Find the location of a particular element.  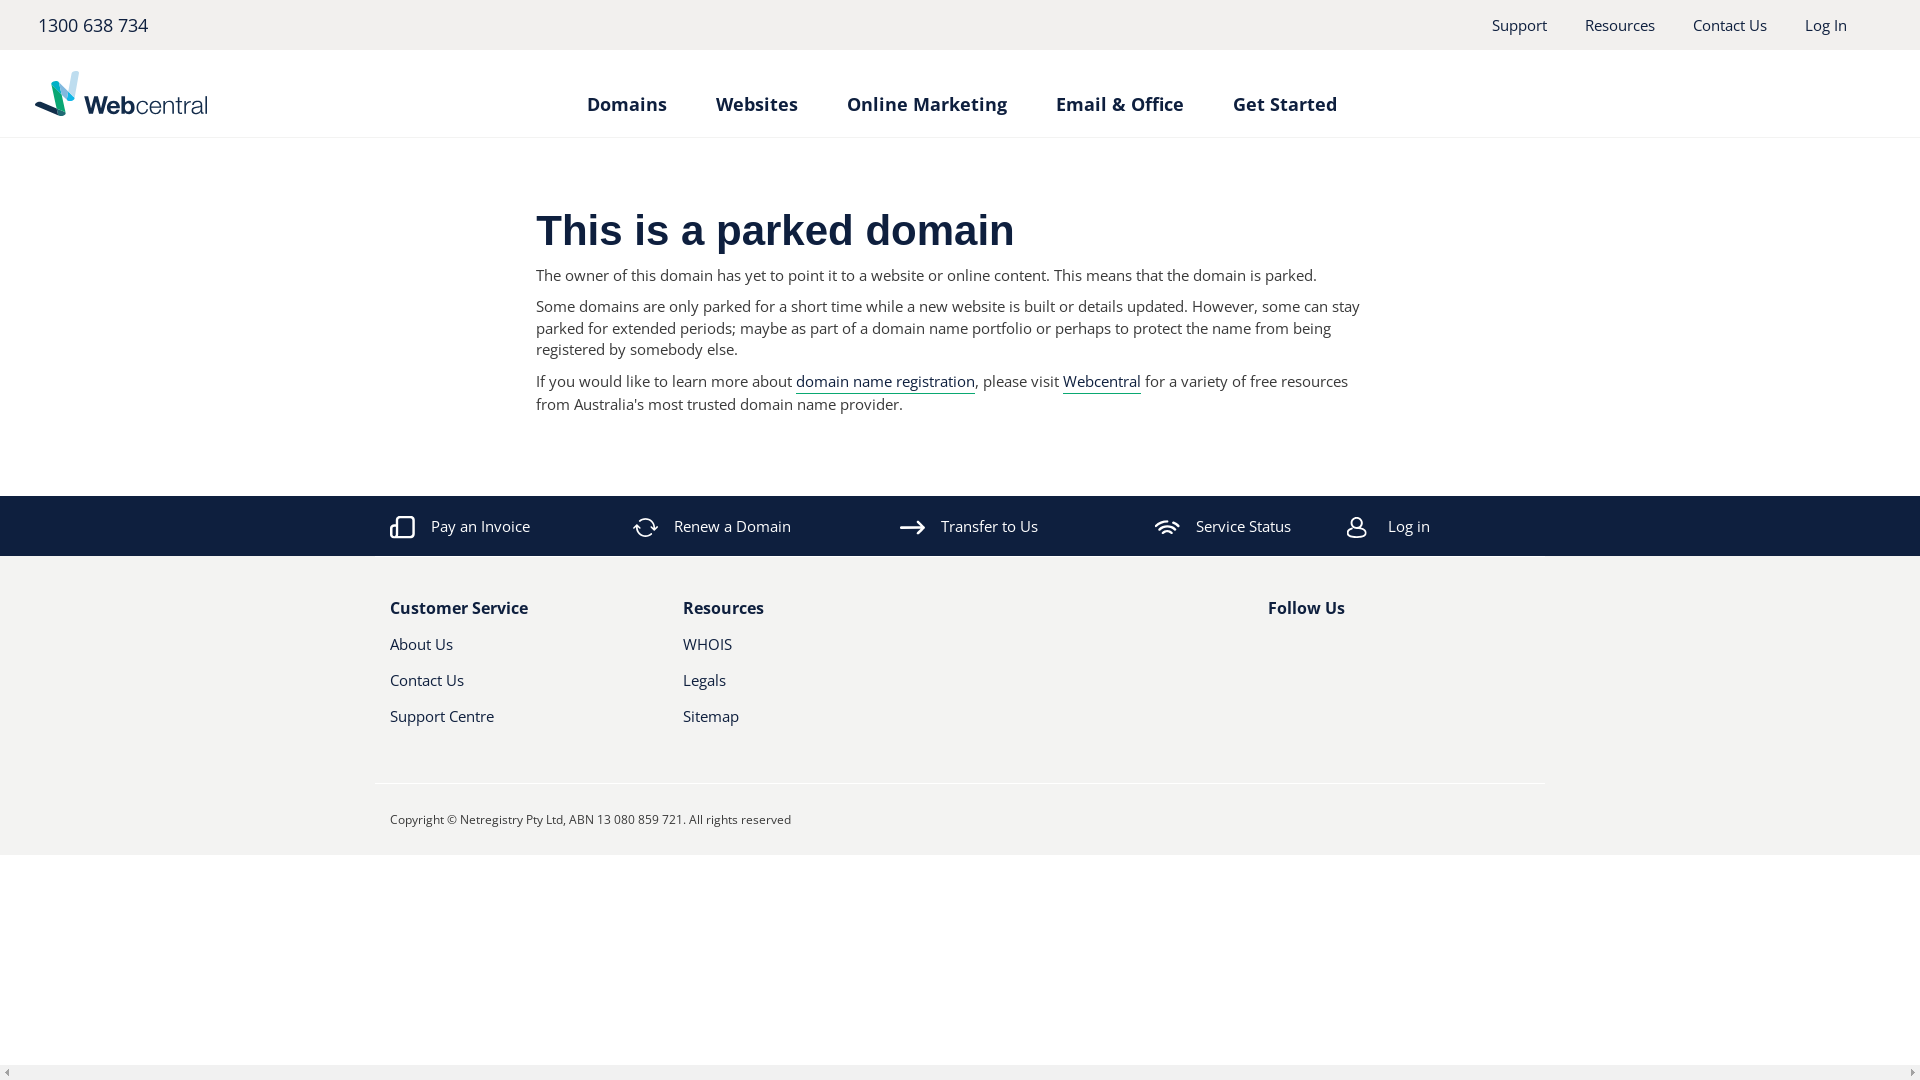

'Log in' is located at coordinates (1465, 524).